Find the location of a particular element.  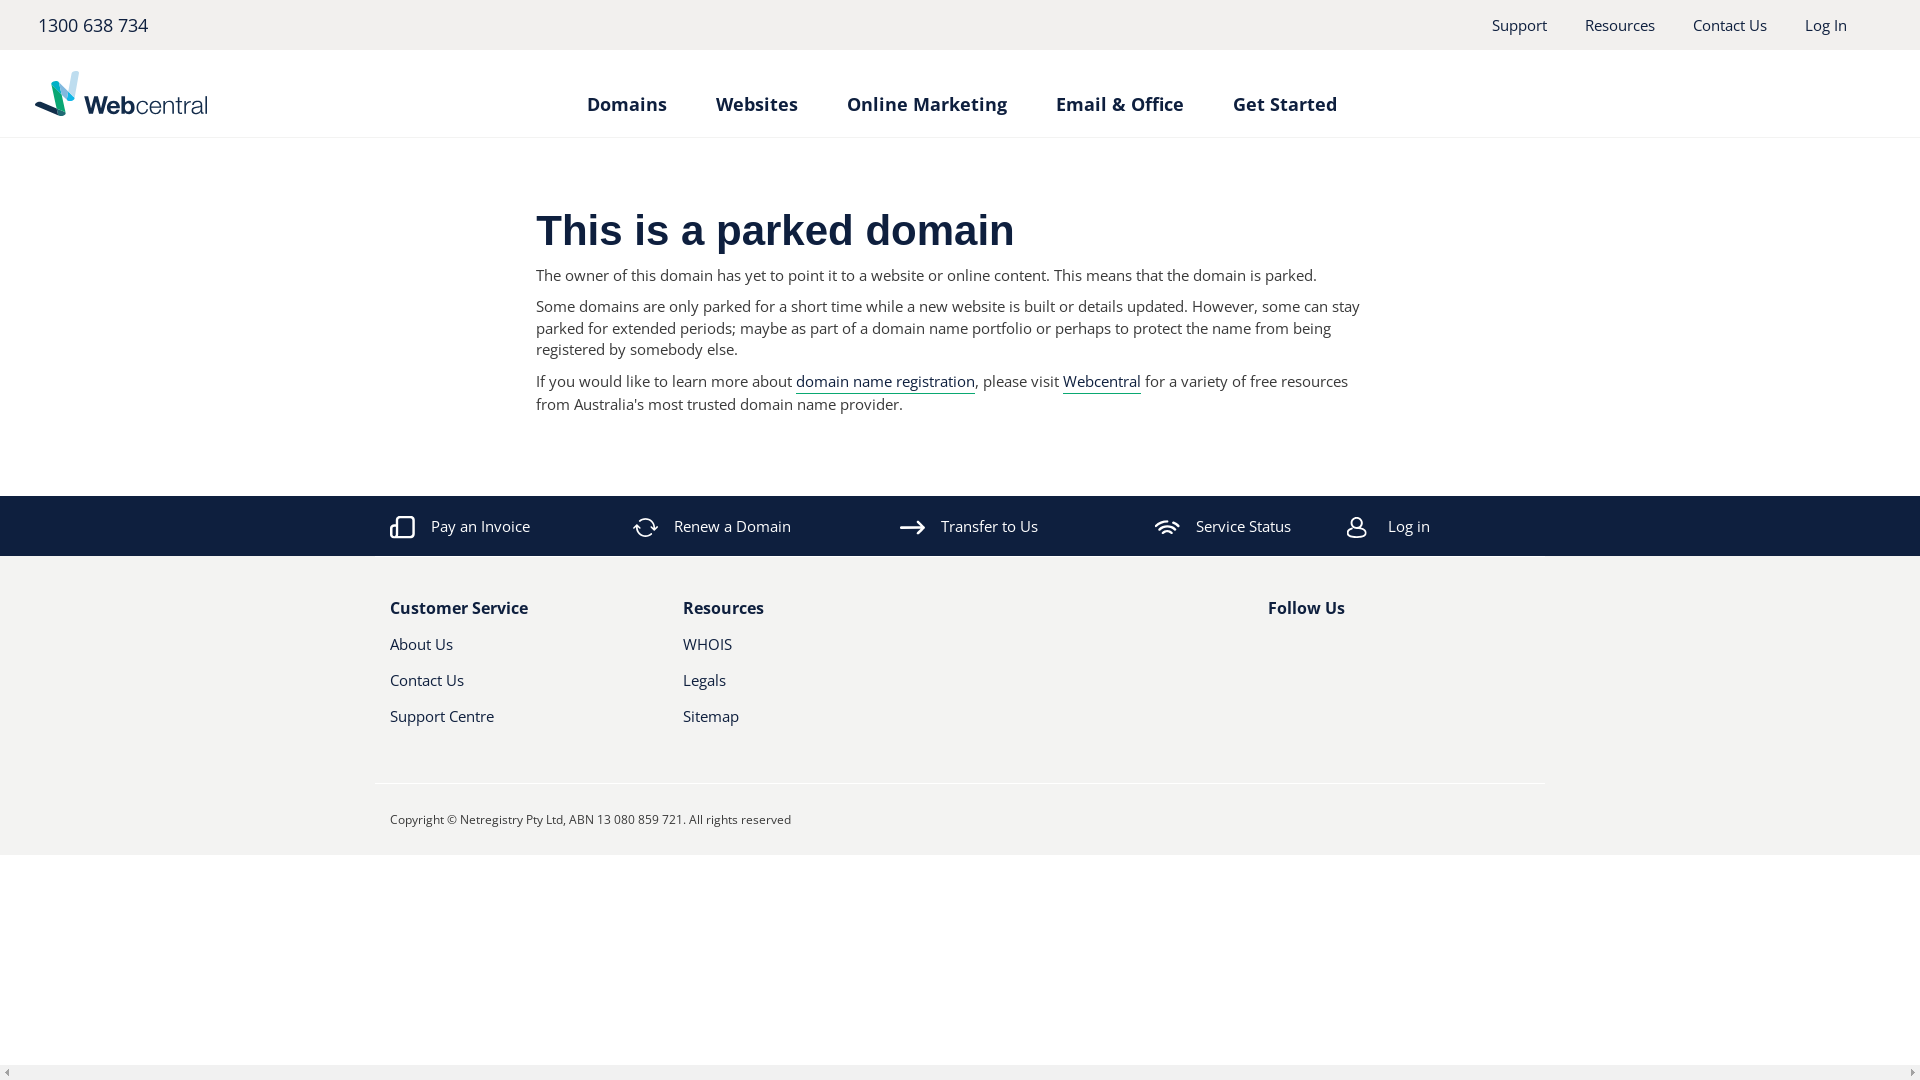

'Log in' is located at coordinates (1465, 524).